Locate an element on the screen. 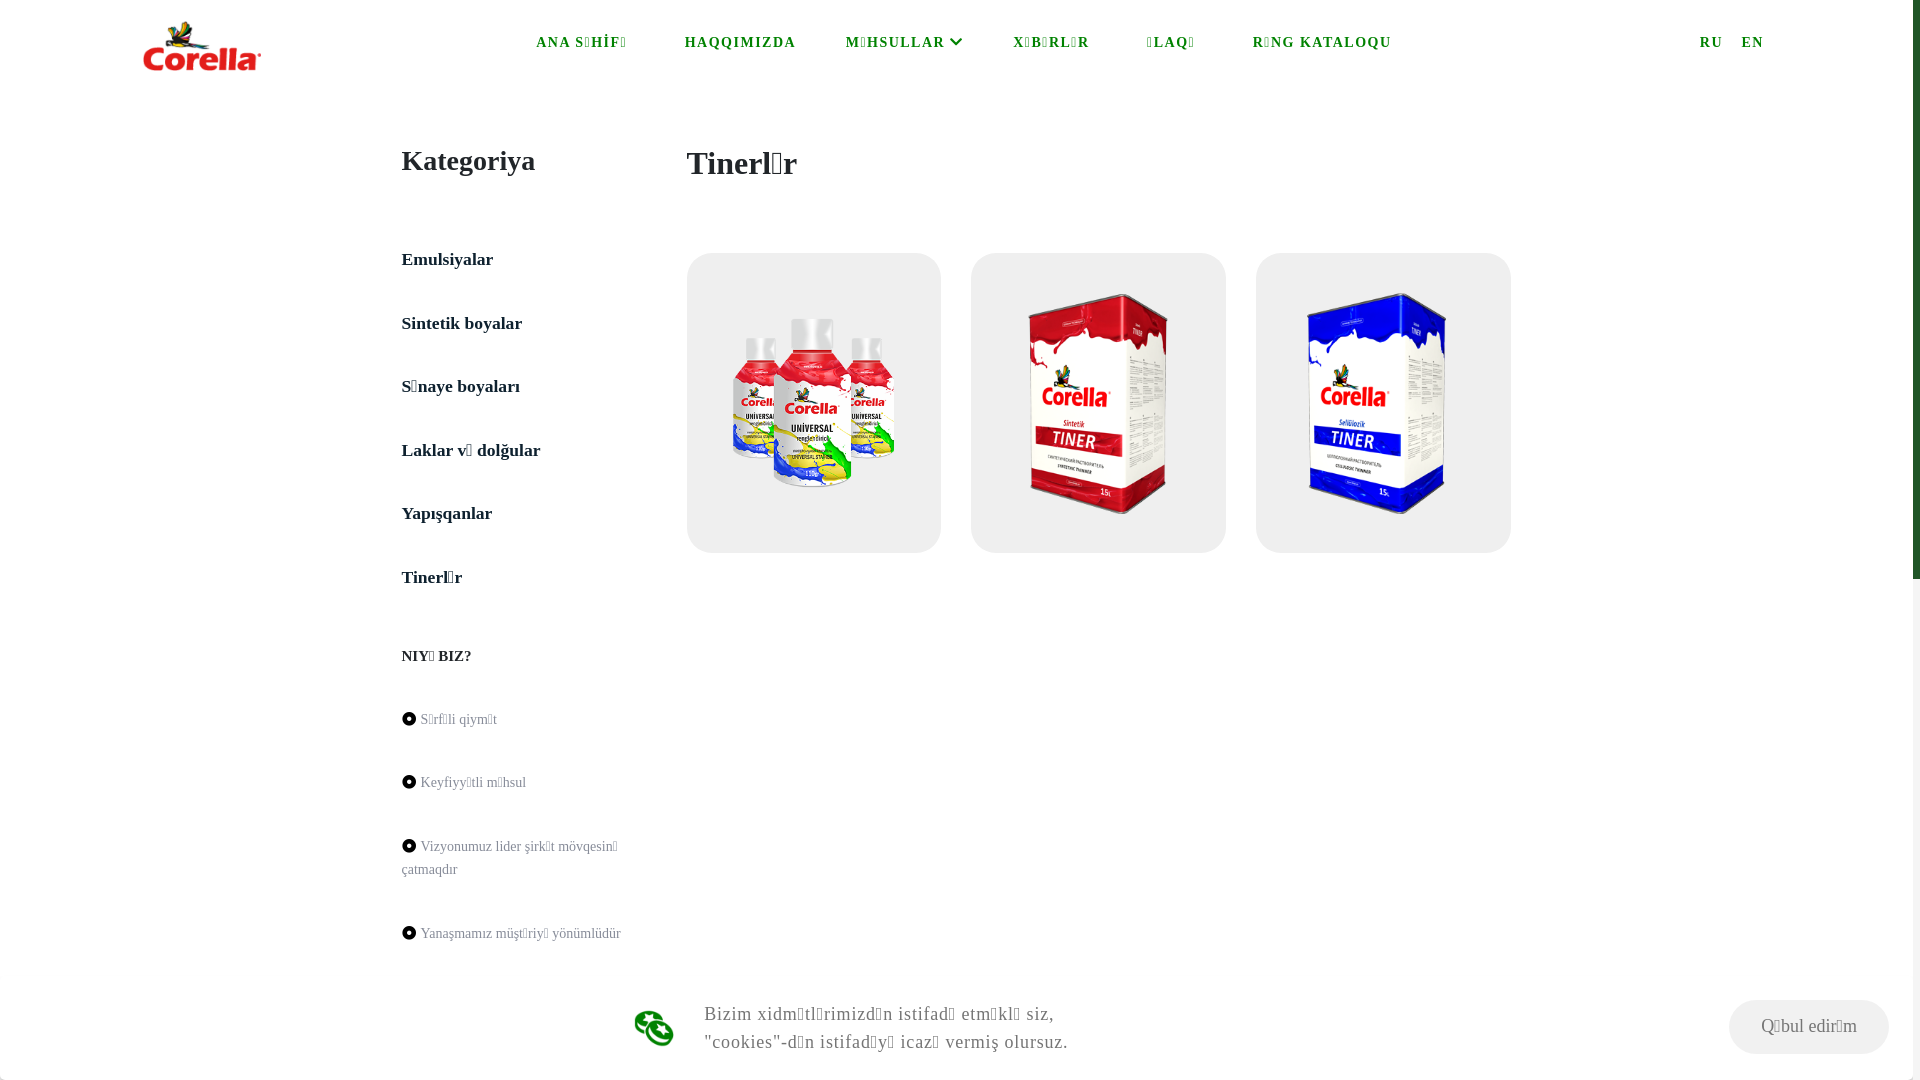 The height and width of the screenshot is (1080, 1920). 'HAQQIMIZDA' is located at coordinates (676, 43).